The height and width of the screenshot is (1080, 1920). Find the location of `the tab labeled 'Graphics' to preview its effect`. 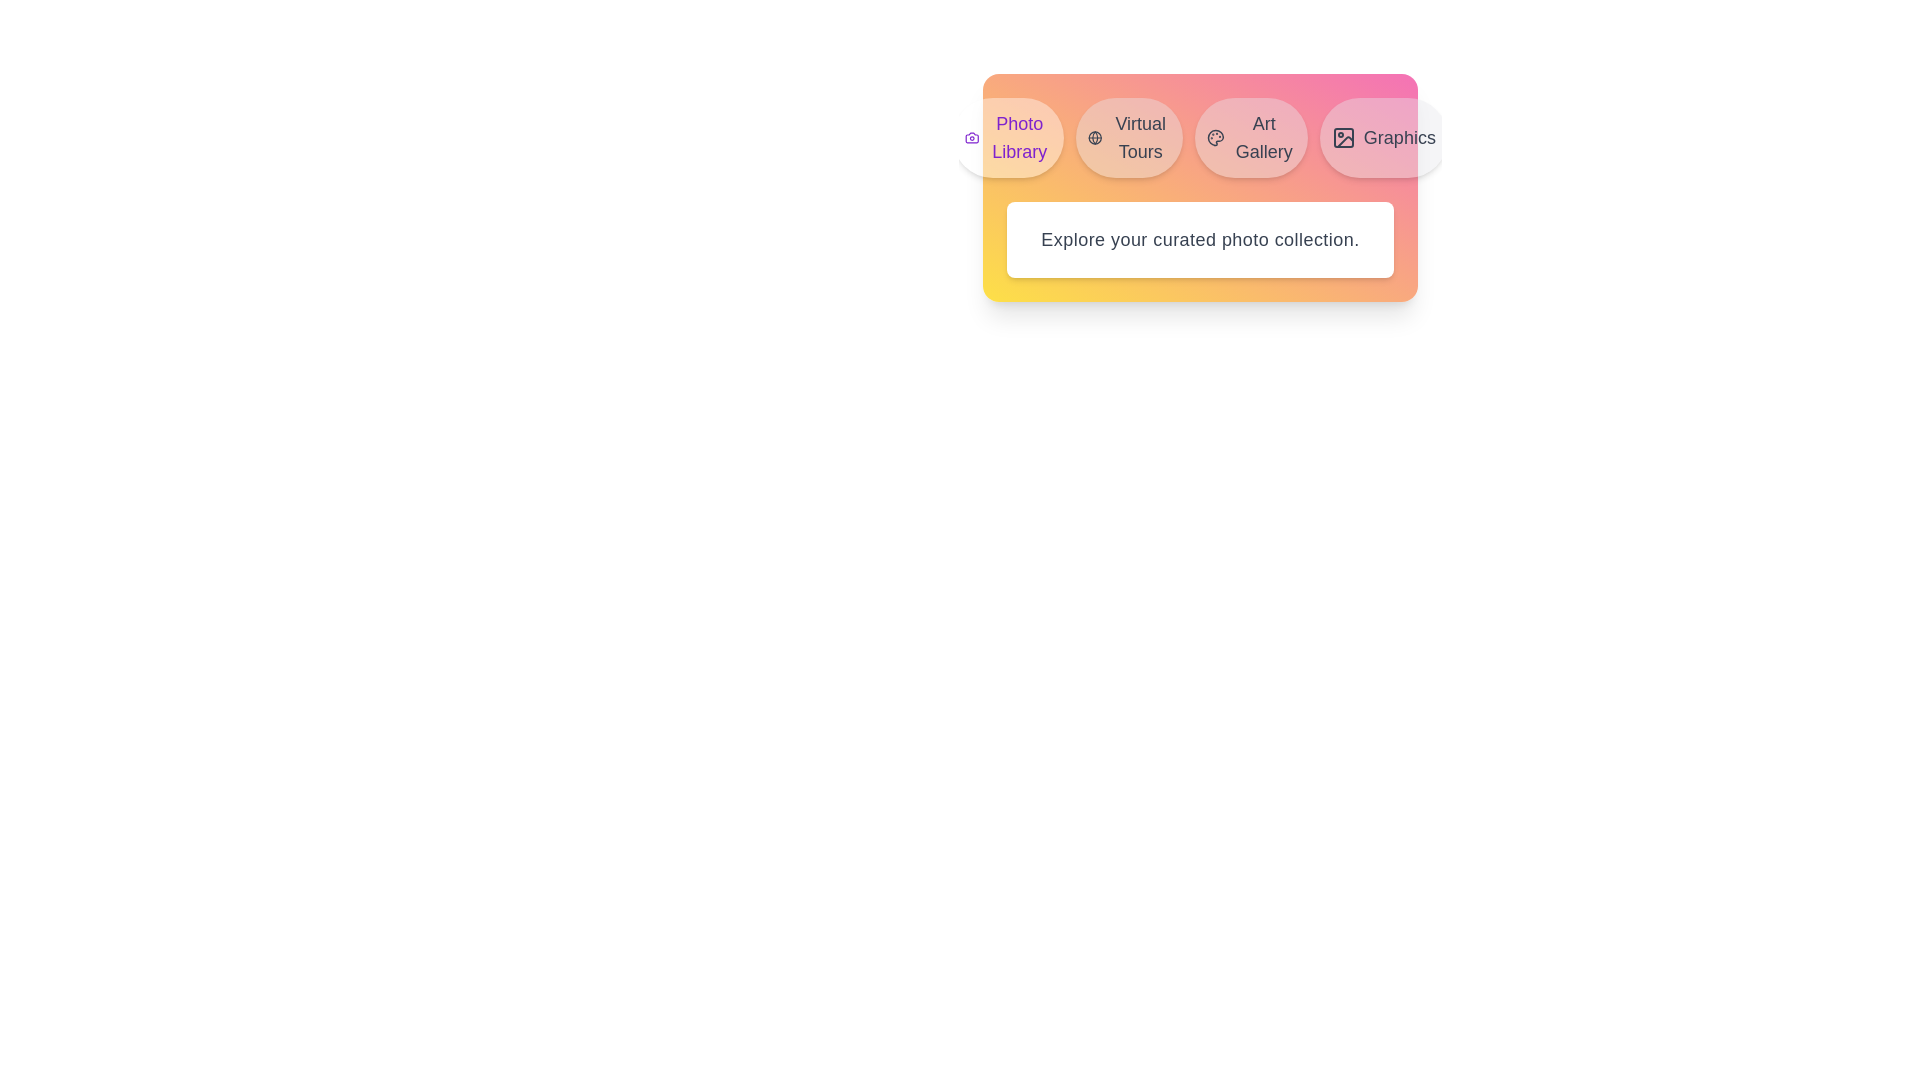

the tab labeled 'Graphics' to preview its effect is located at coordinates (1382, 137).